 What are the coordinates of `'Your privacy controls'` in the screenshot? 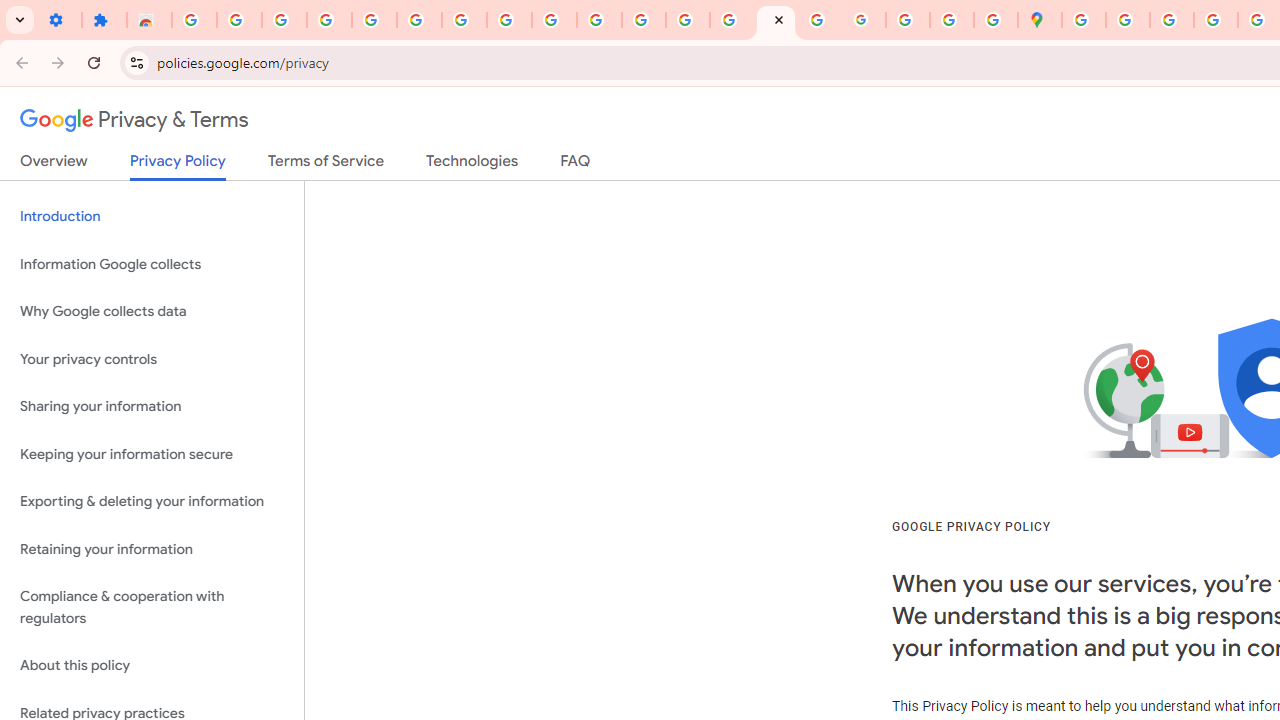 It's located at (151, 358).